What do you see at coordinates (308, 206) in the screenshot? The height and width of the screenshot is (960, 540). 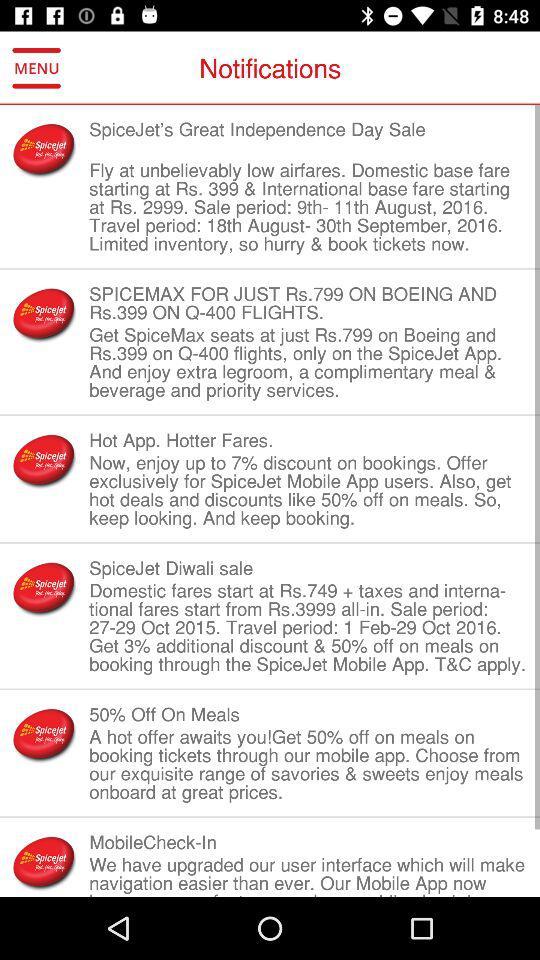 I see `item below the spicejet s great` at bounding box center [308, 206].